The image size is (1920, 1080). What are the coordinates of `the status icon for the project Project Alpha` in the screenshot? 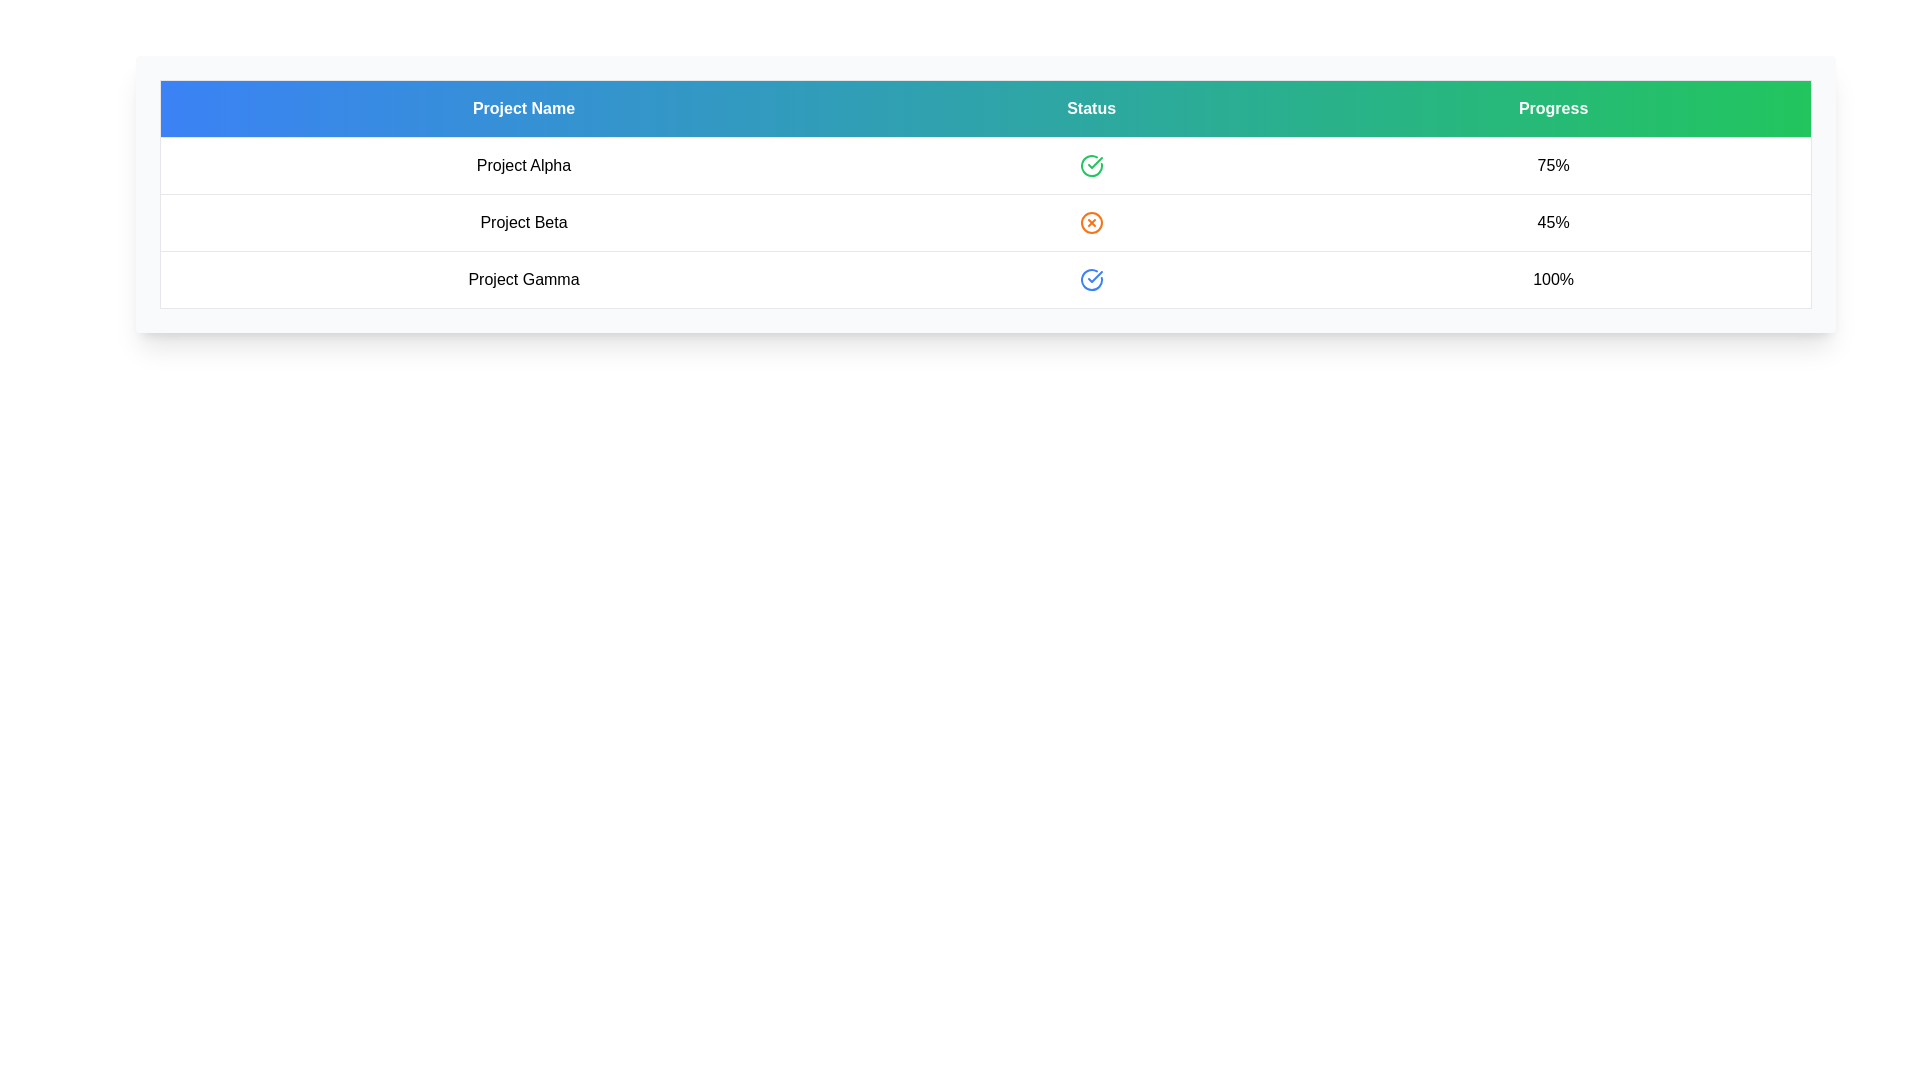 It's located at (1090, 164).